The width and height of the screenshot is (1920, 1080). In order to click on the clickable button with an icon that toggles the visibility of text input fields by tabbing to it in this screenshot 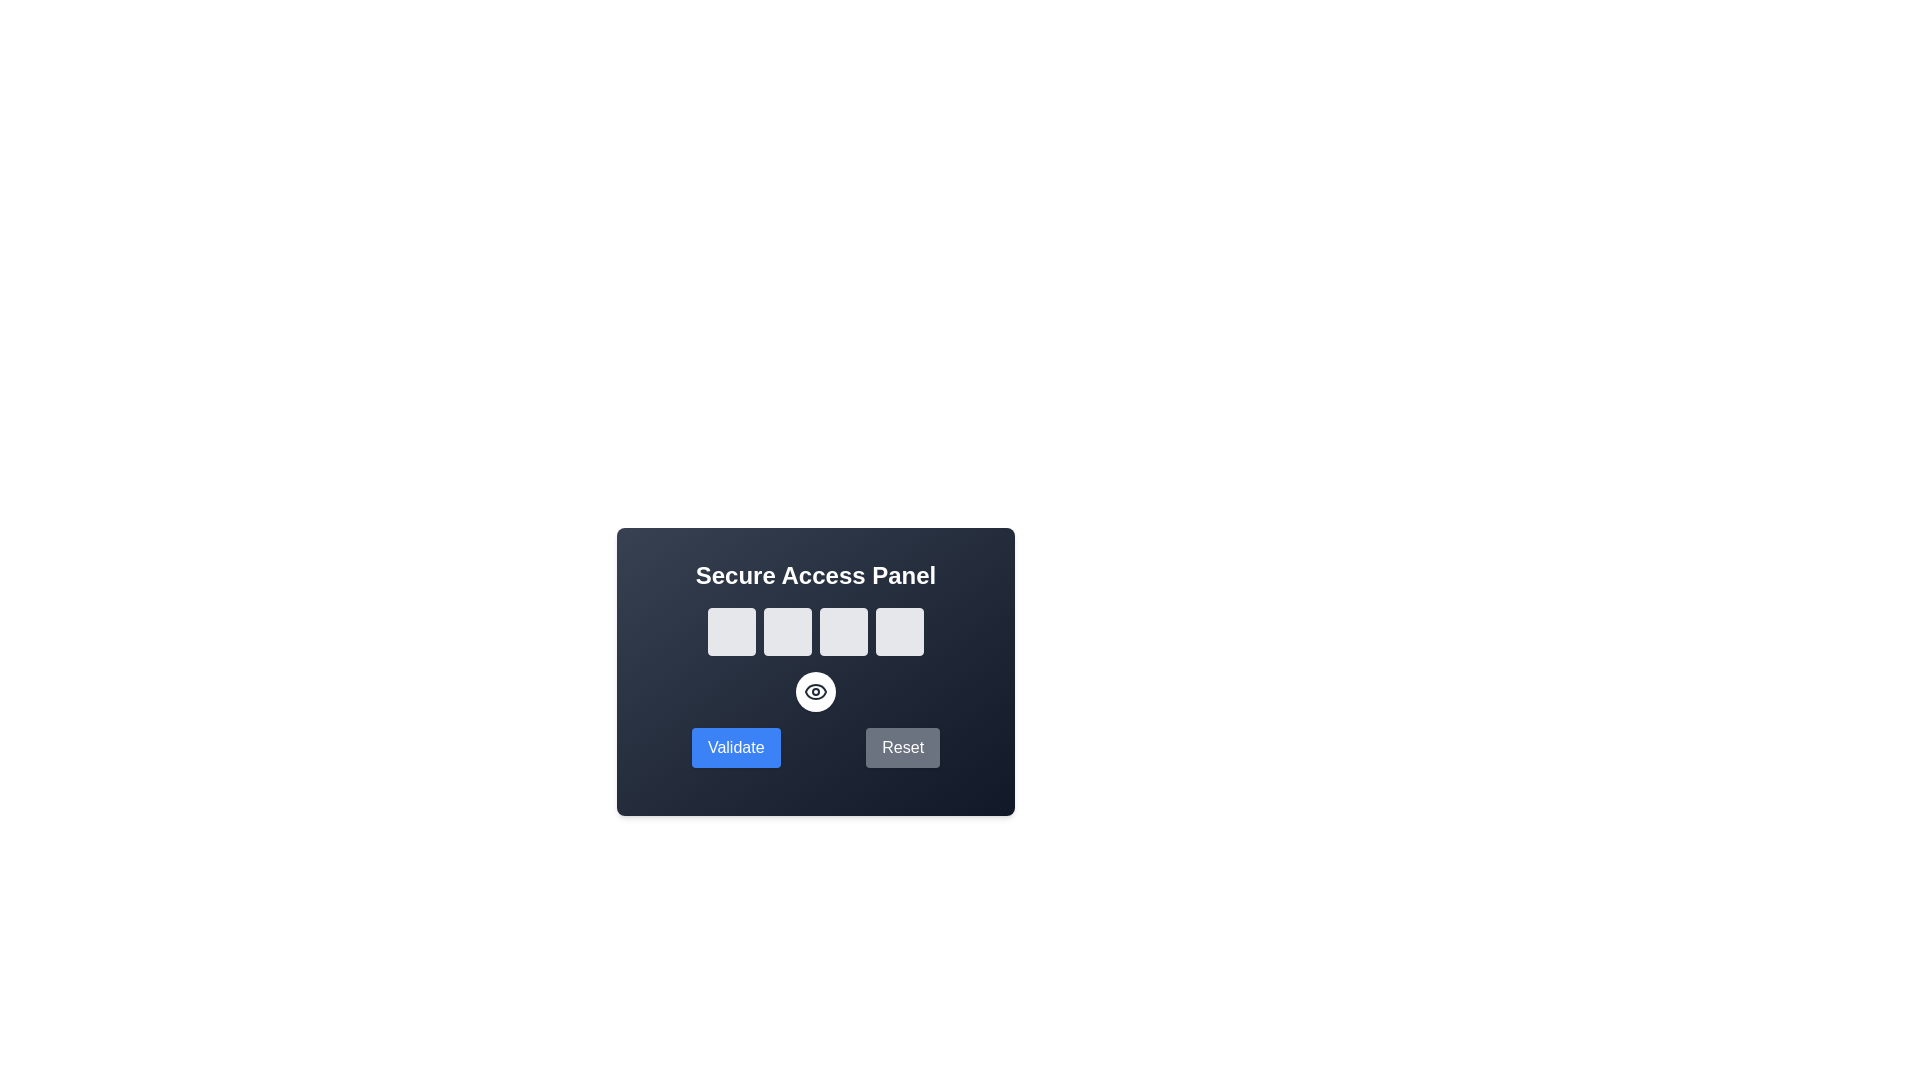, I will do `click(816, 690)`.